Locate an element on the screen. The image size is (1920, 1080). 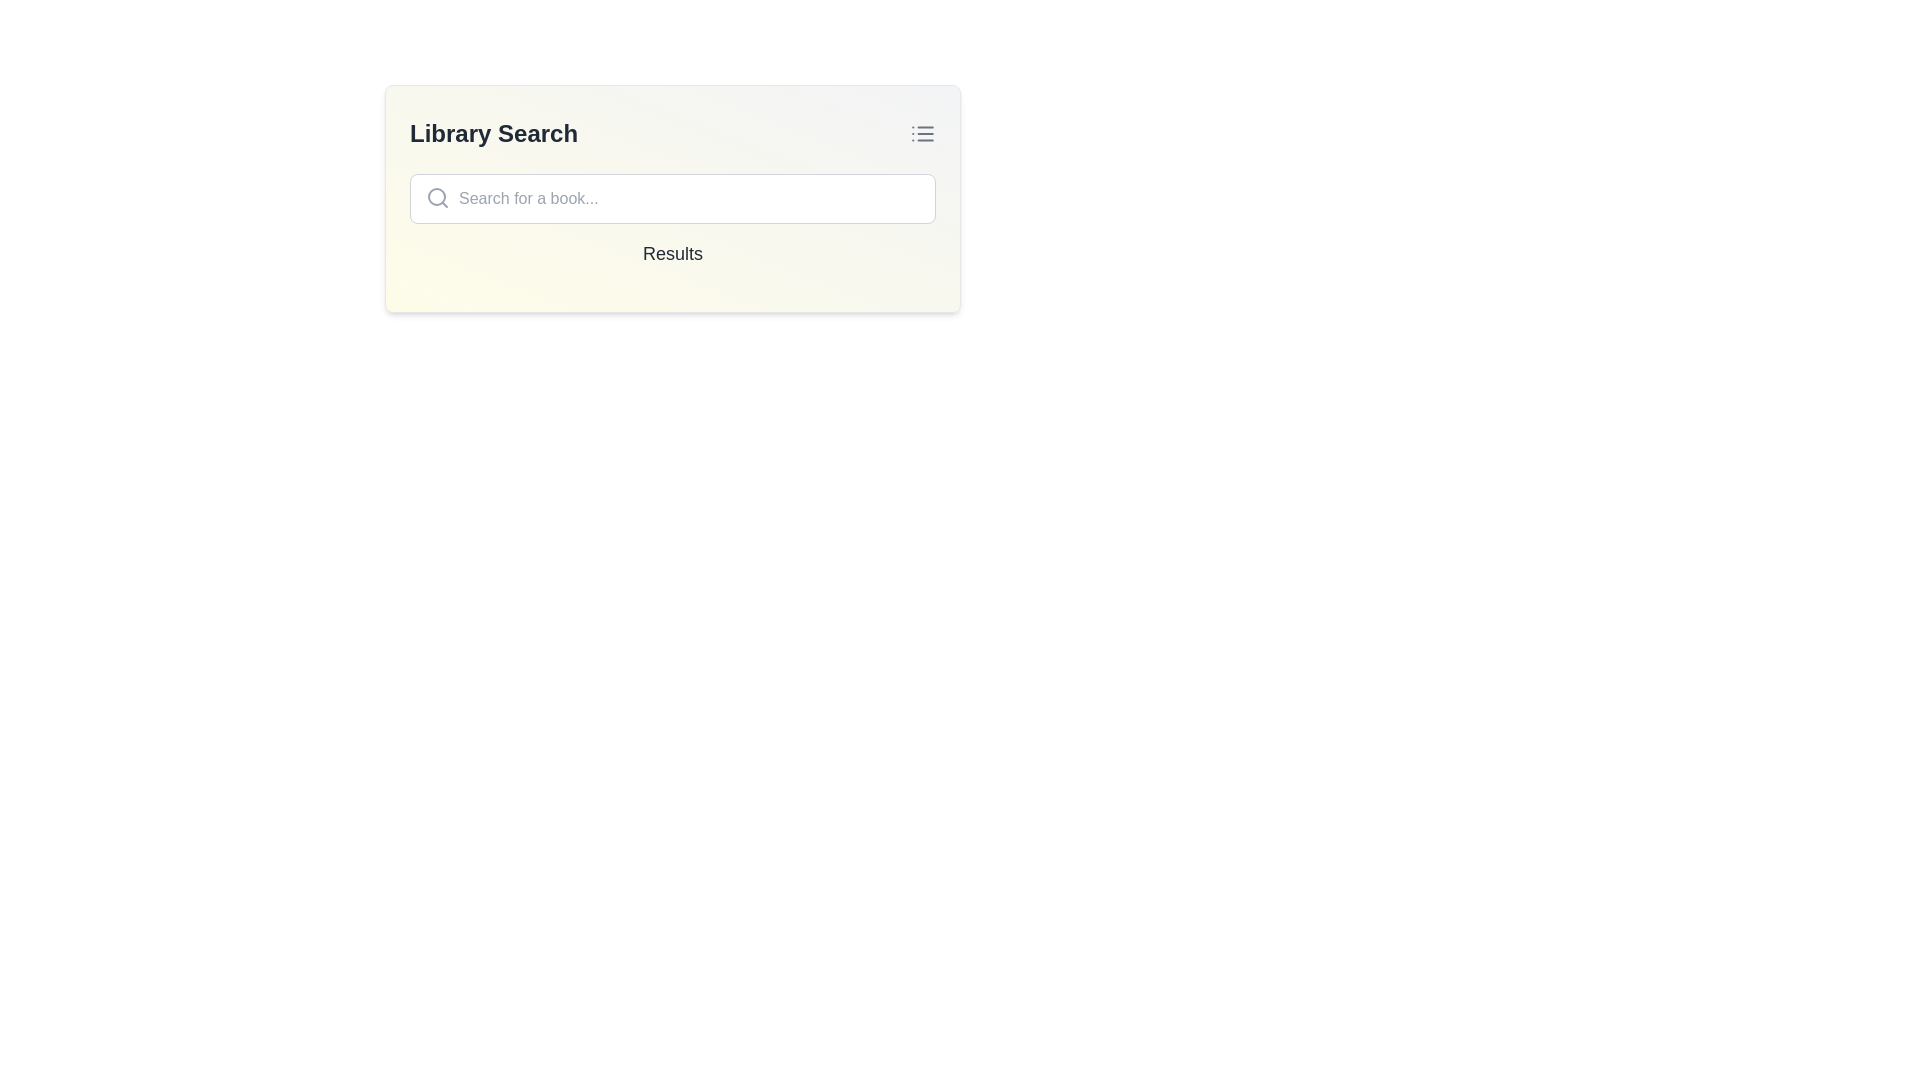
the search bar in the 'Library Search' section to focus on it is located at coordinates (672, 199).